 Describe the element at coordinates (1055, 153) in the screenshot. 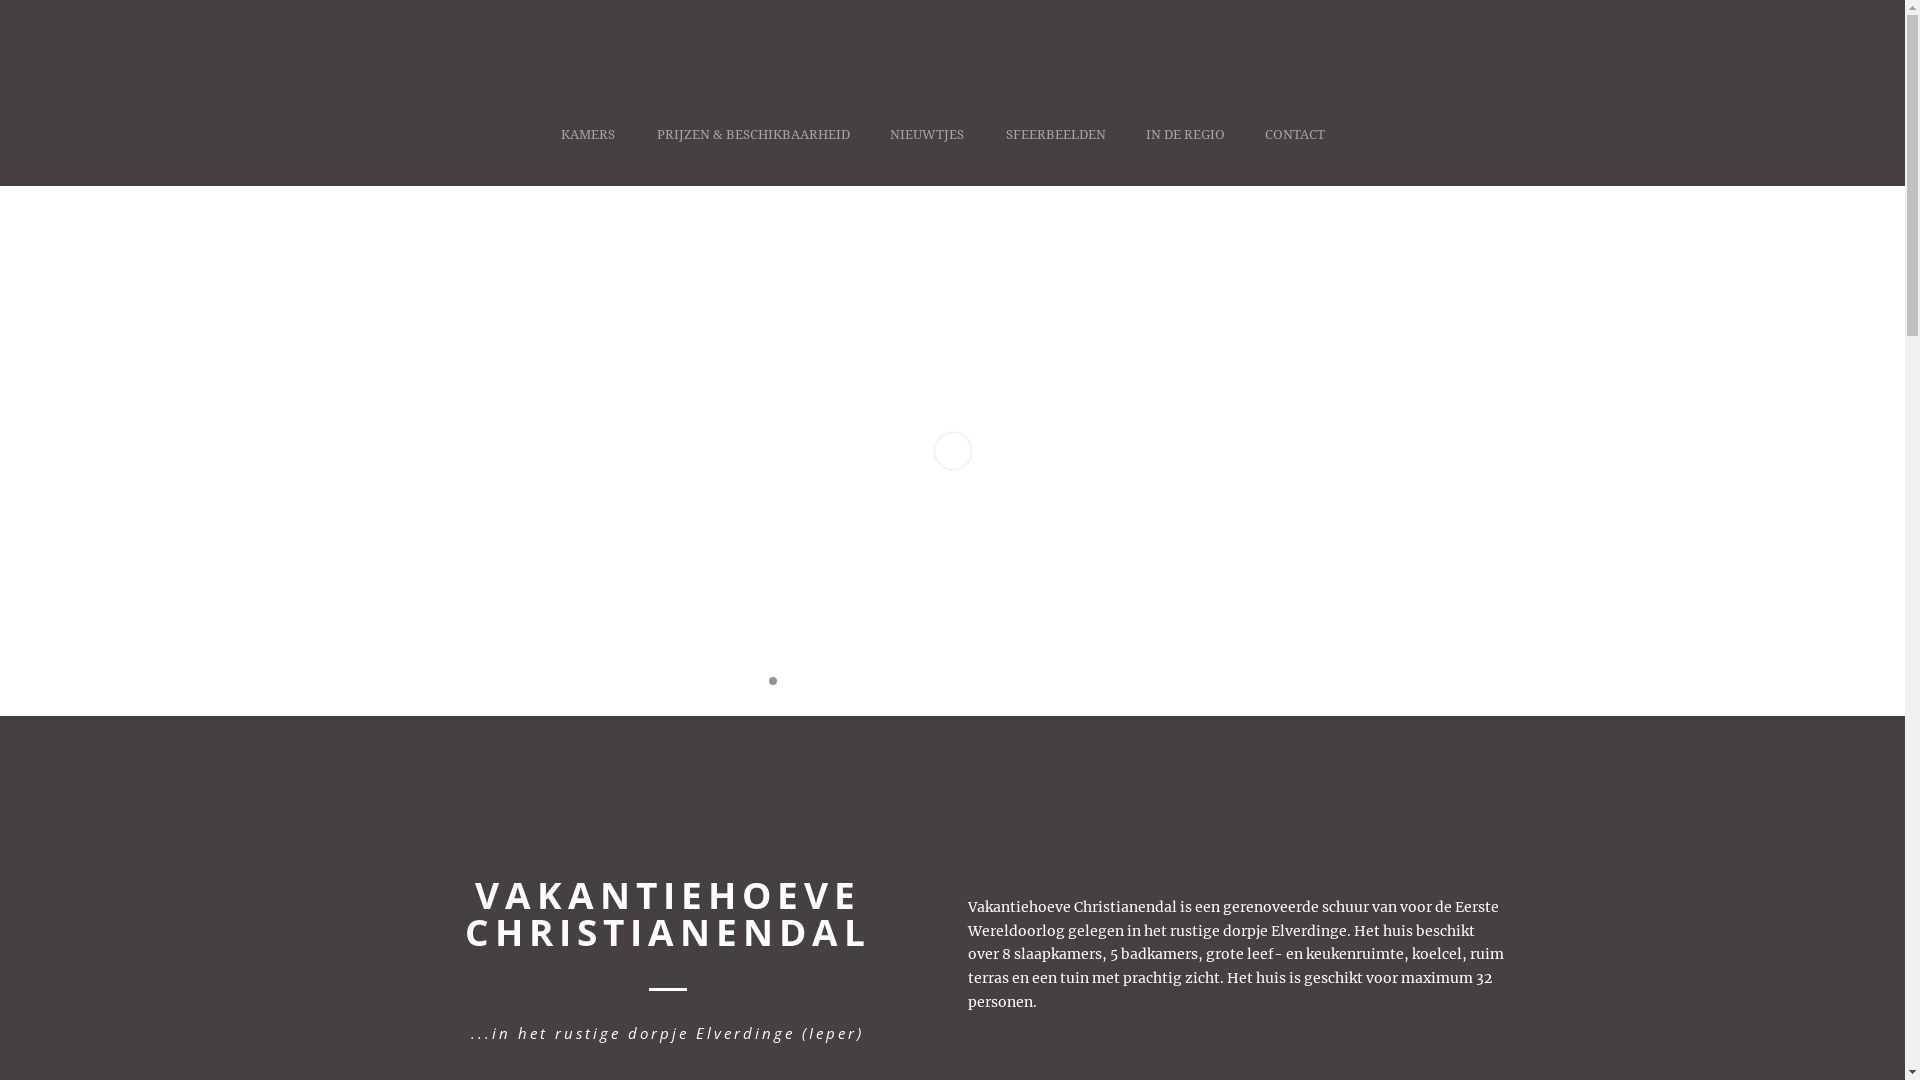

I see `'SFEERBEELDEN'` at that location.